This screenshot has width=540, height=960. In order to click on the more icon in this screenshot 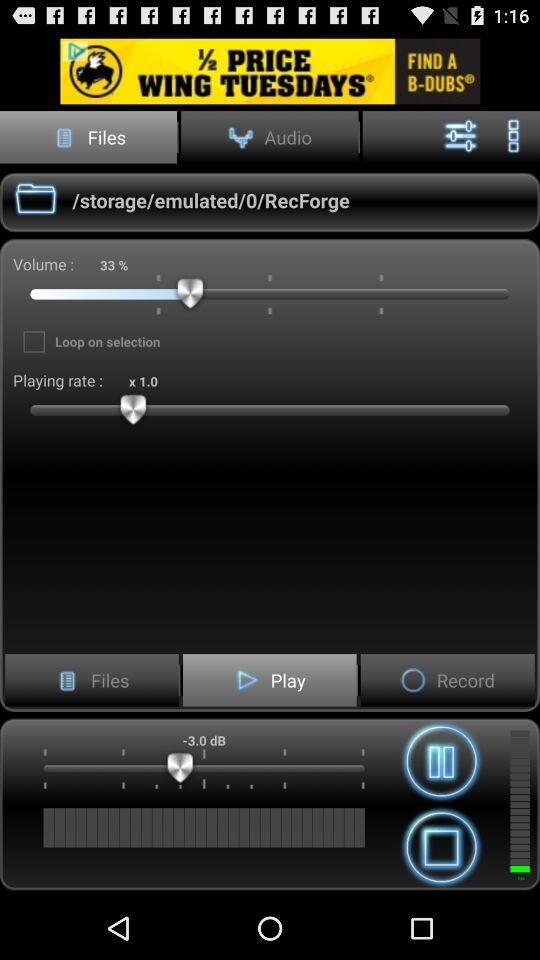, I will do `click(513, 144)`.